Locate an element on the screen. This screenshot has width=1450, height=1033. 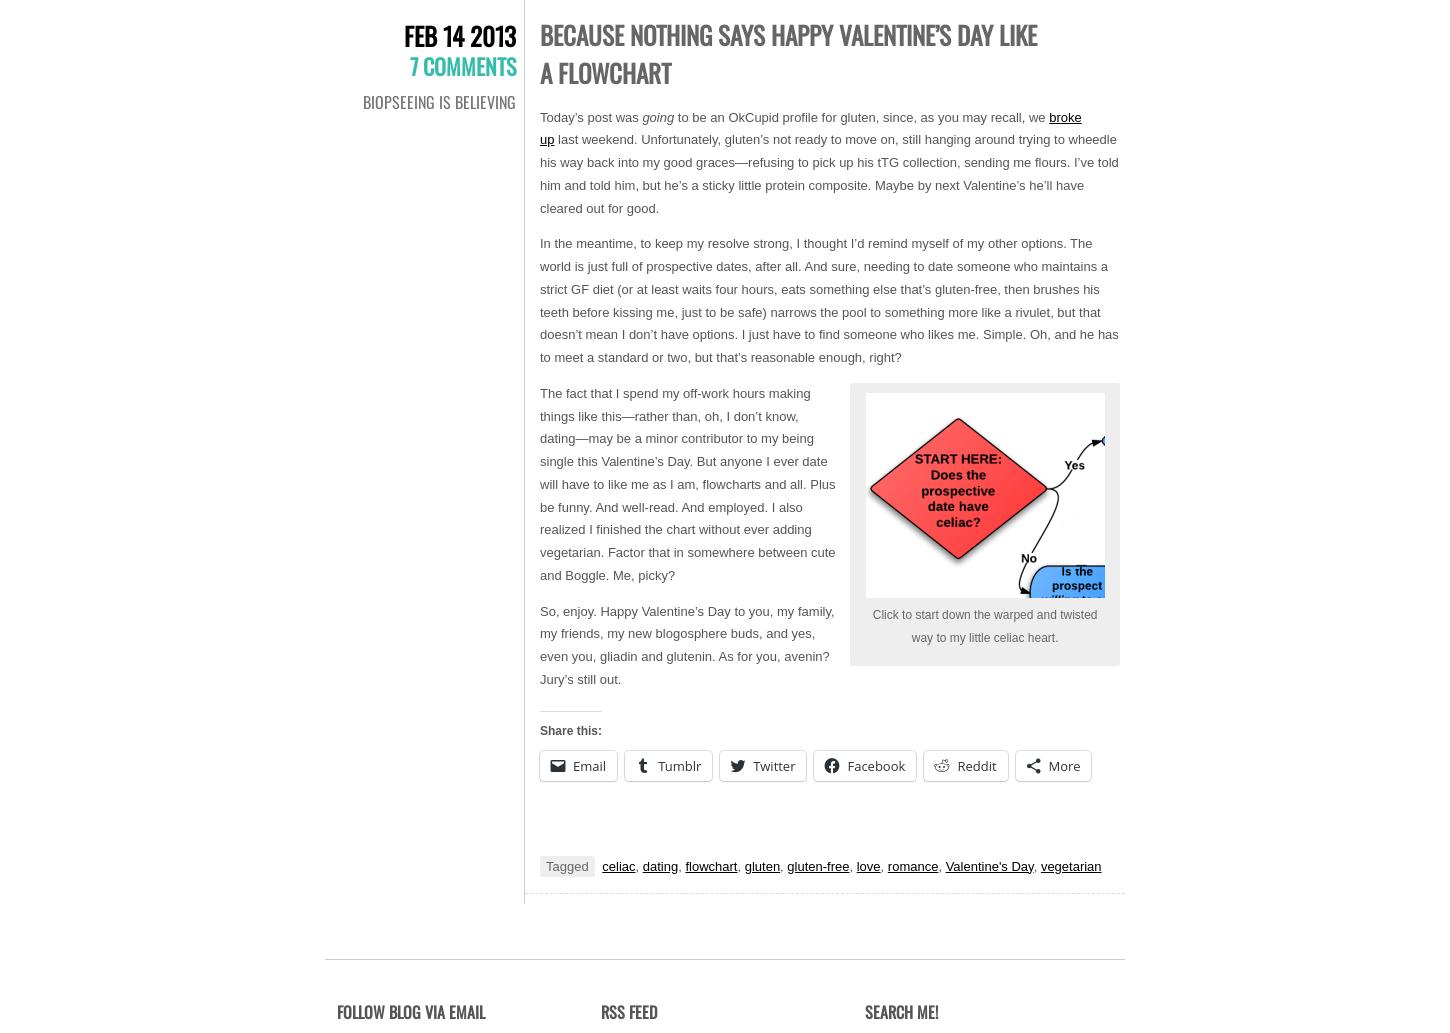
'Facebook' is located at coordinates (874, 765).